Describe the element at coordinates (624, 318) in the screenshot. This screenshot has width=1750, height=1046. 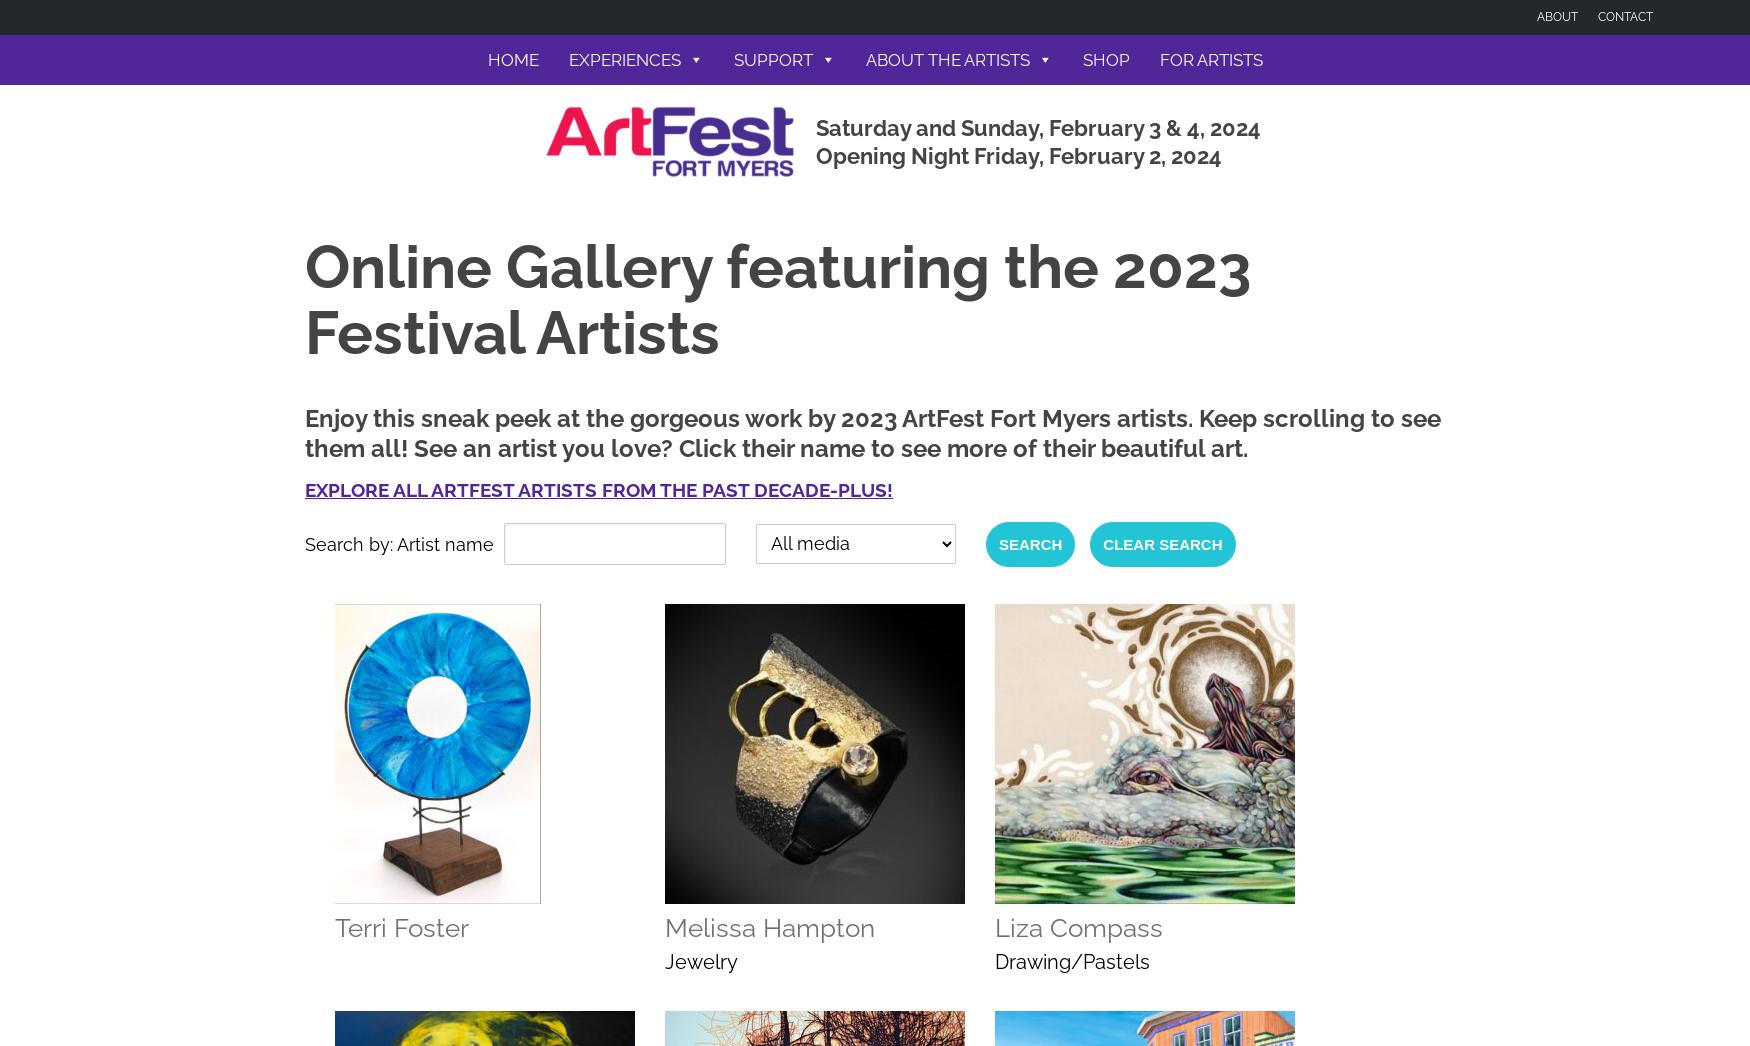
I see `'Get VIP Access'` at that location.